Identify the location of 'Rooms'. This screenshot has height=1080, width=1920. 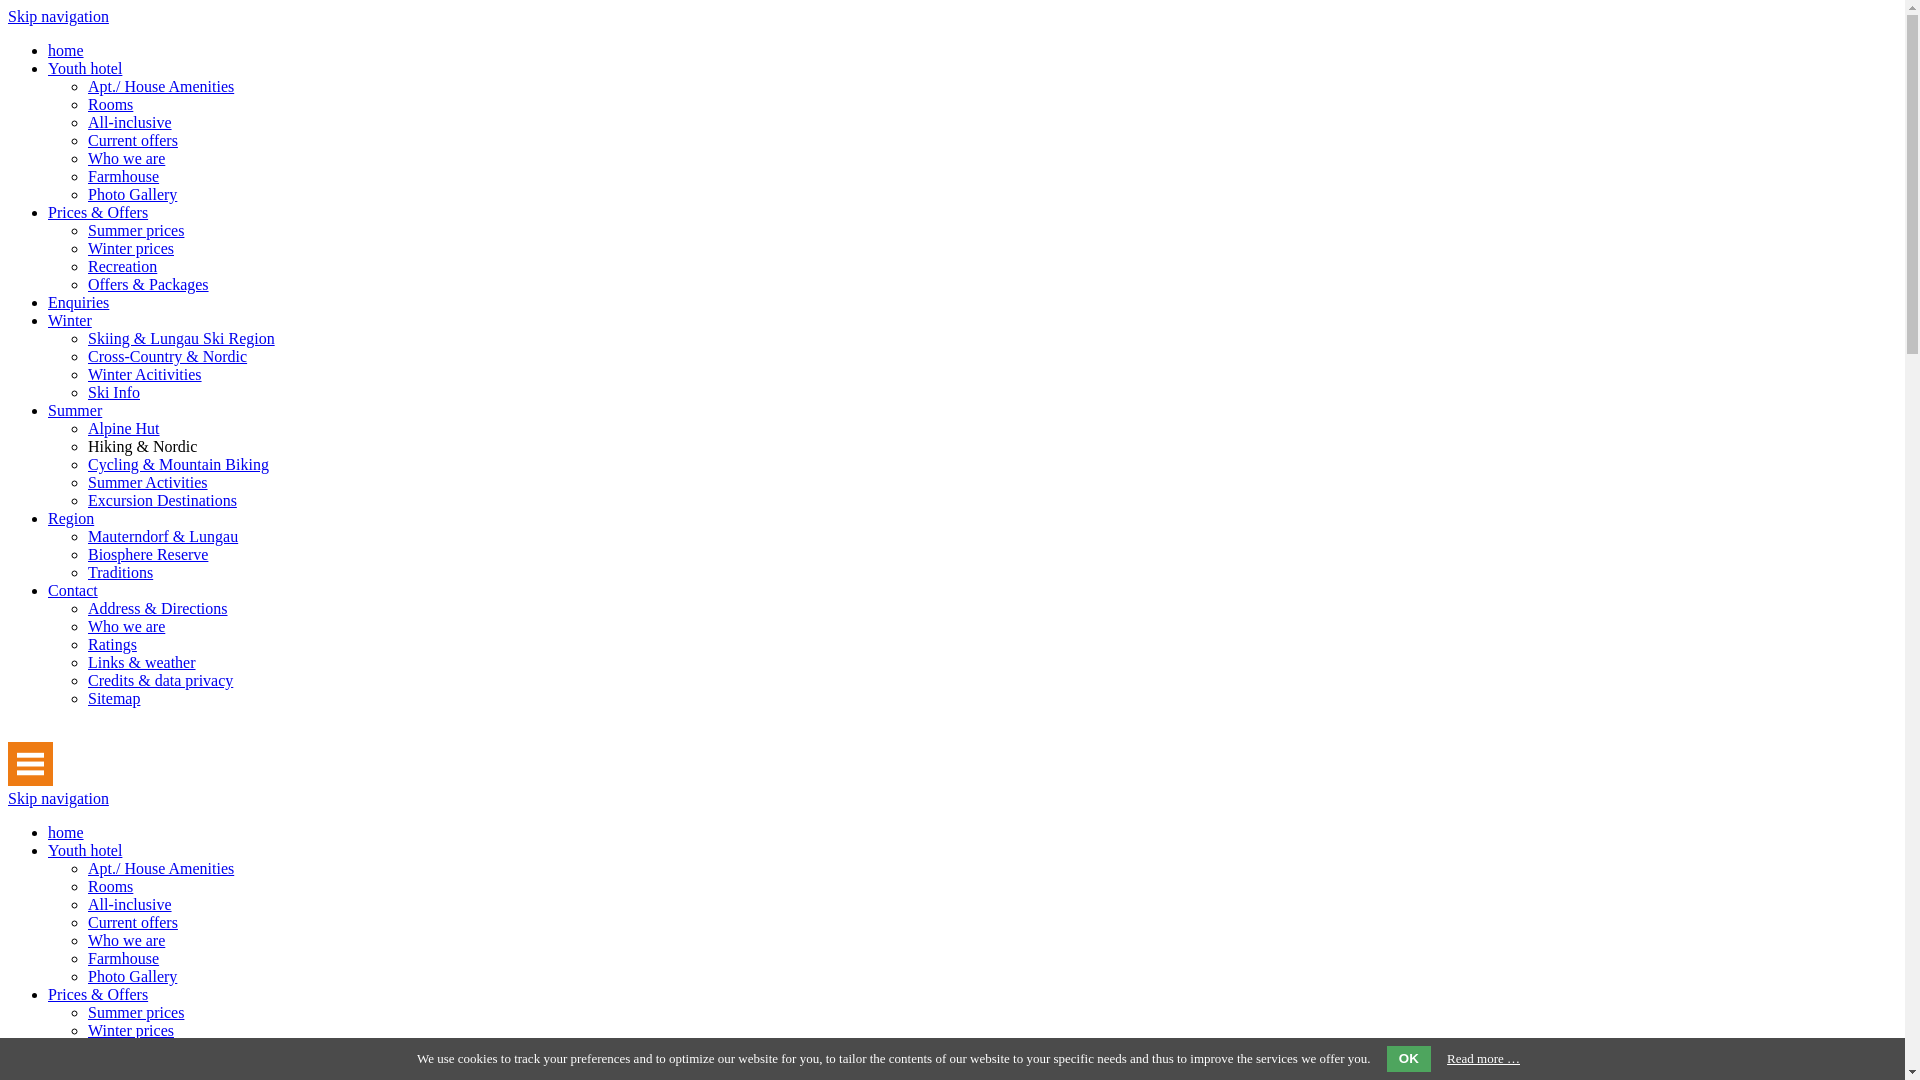
(109, 885).